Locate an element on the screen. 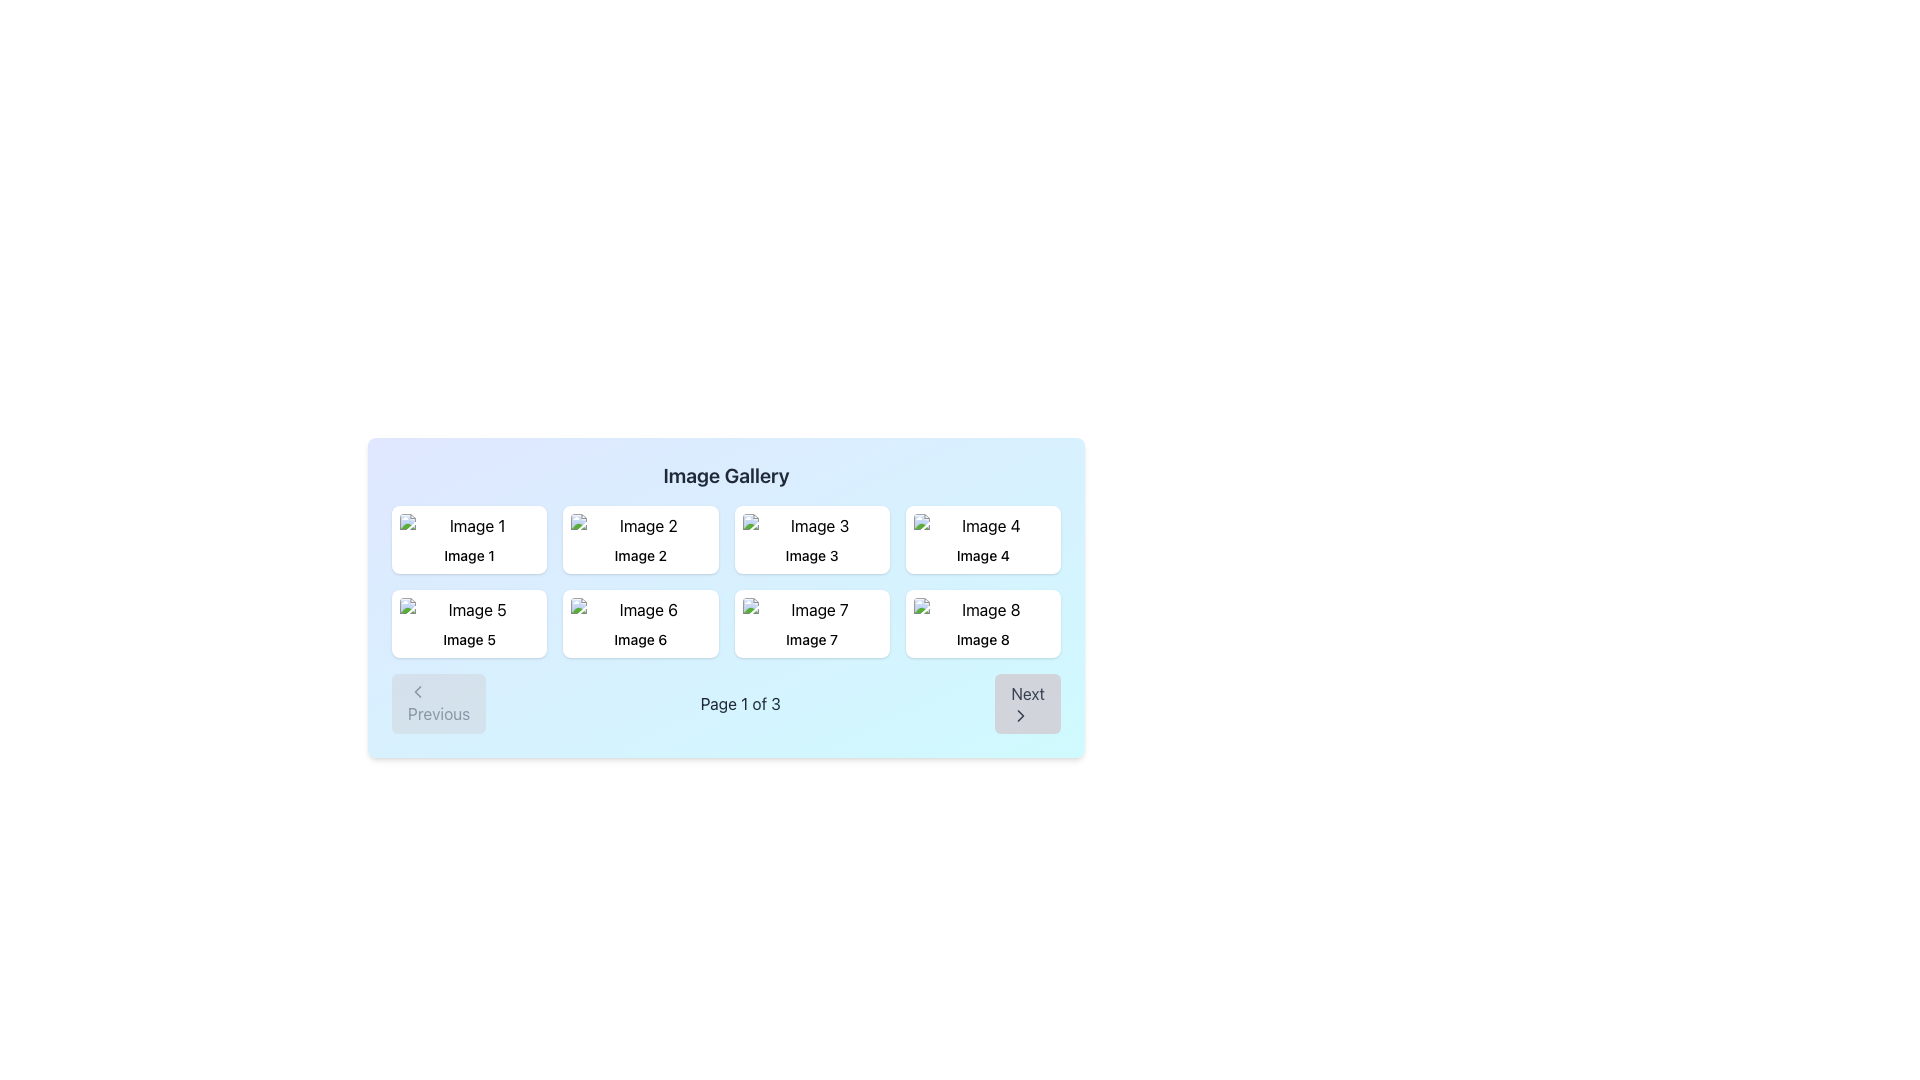 Image resolution: width=1920 pixels, height=1080 pixels. the Information card located in the top-left corner of a 2x4 grid layout, which contains an image at the top and text 'Image 1' below it is located at coordinates (468, 540).